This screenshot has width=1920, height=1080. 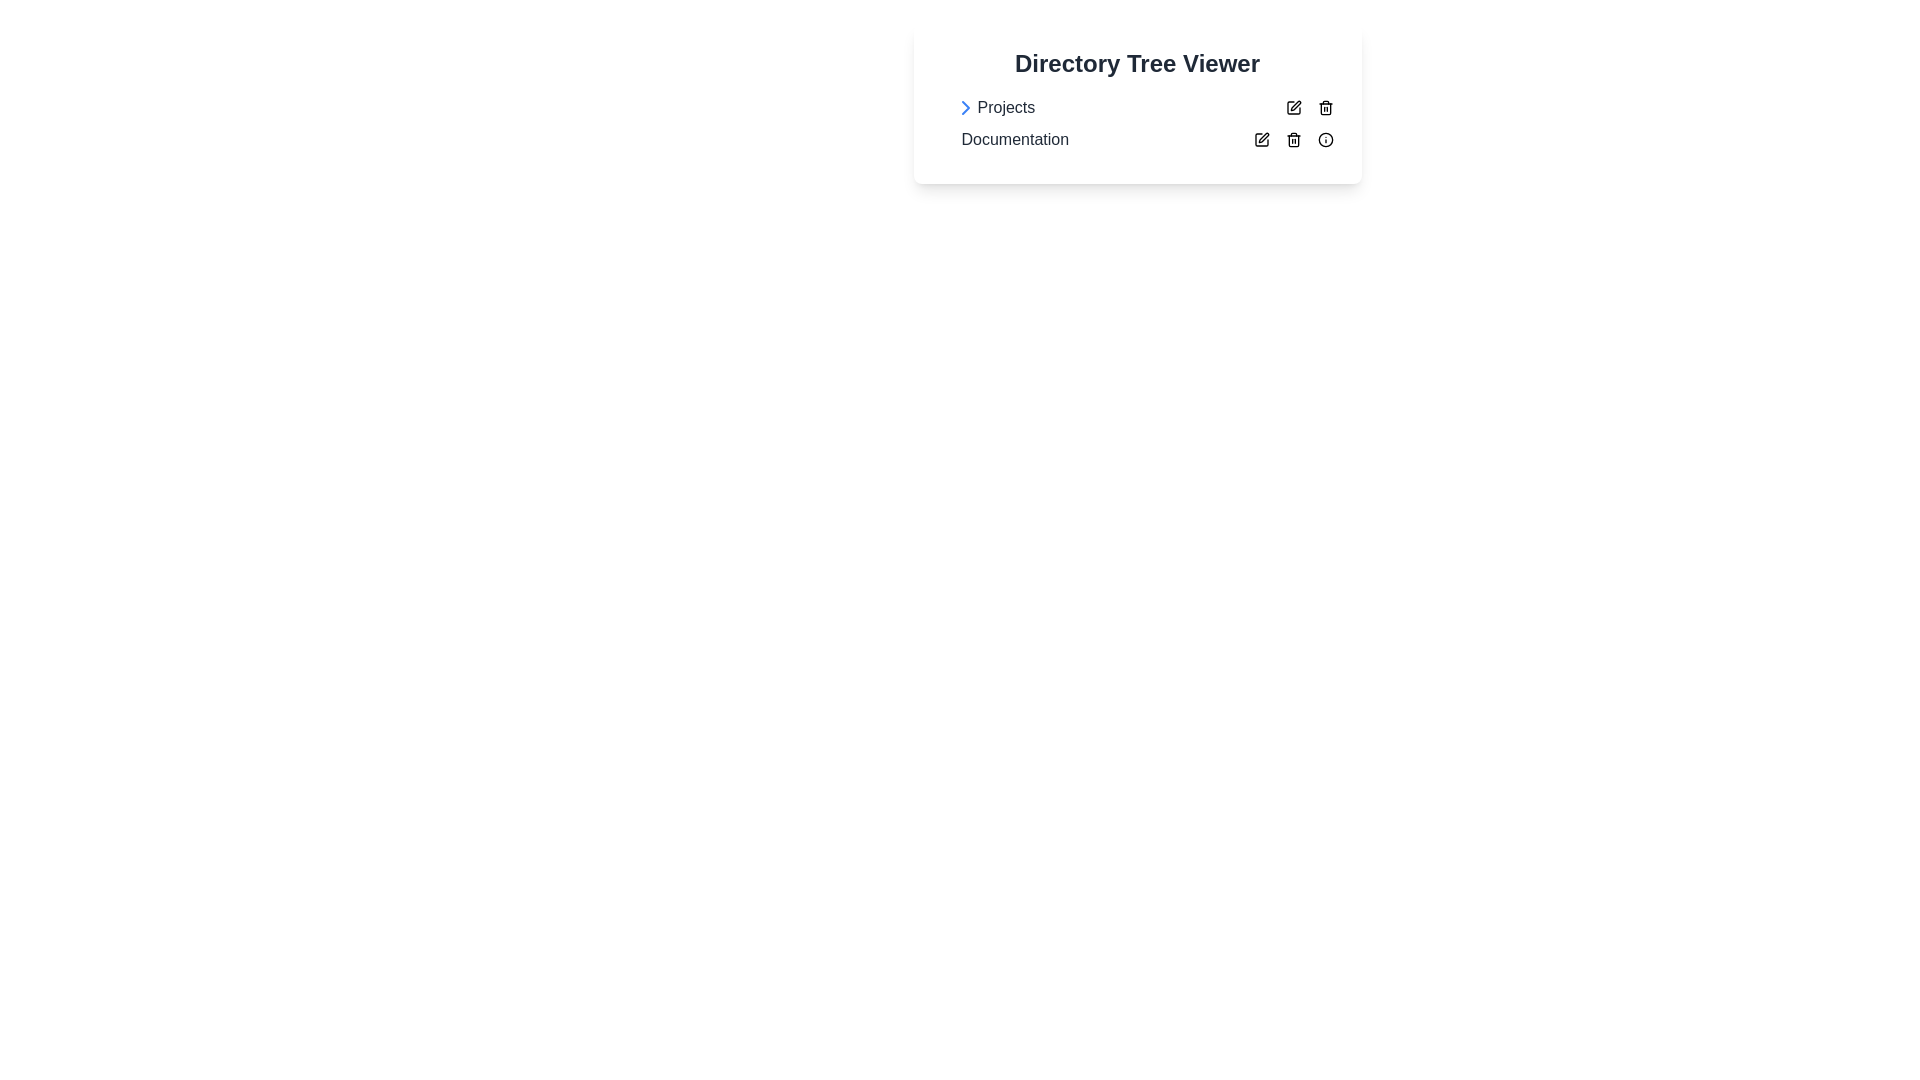 I want to click on the chevron arrow icon located in the top-right corner of the 'Directory Tree Viewer' card, so click(x=965, y=108).